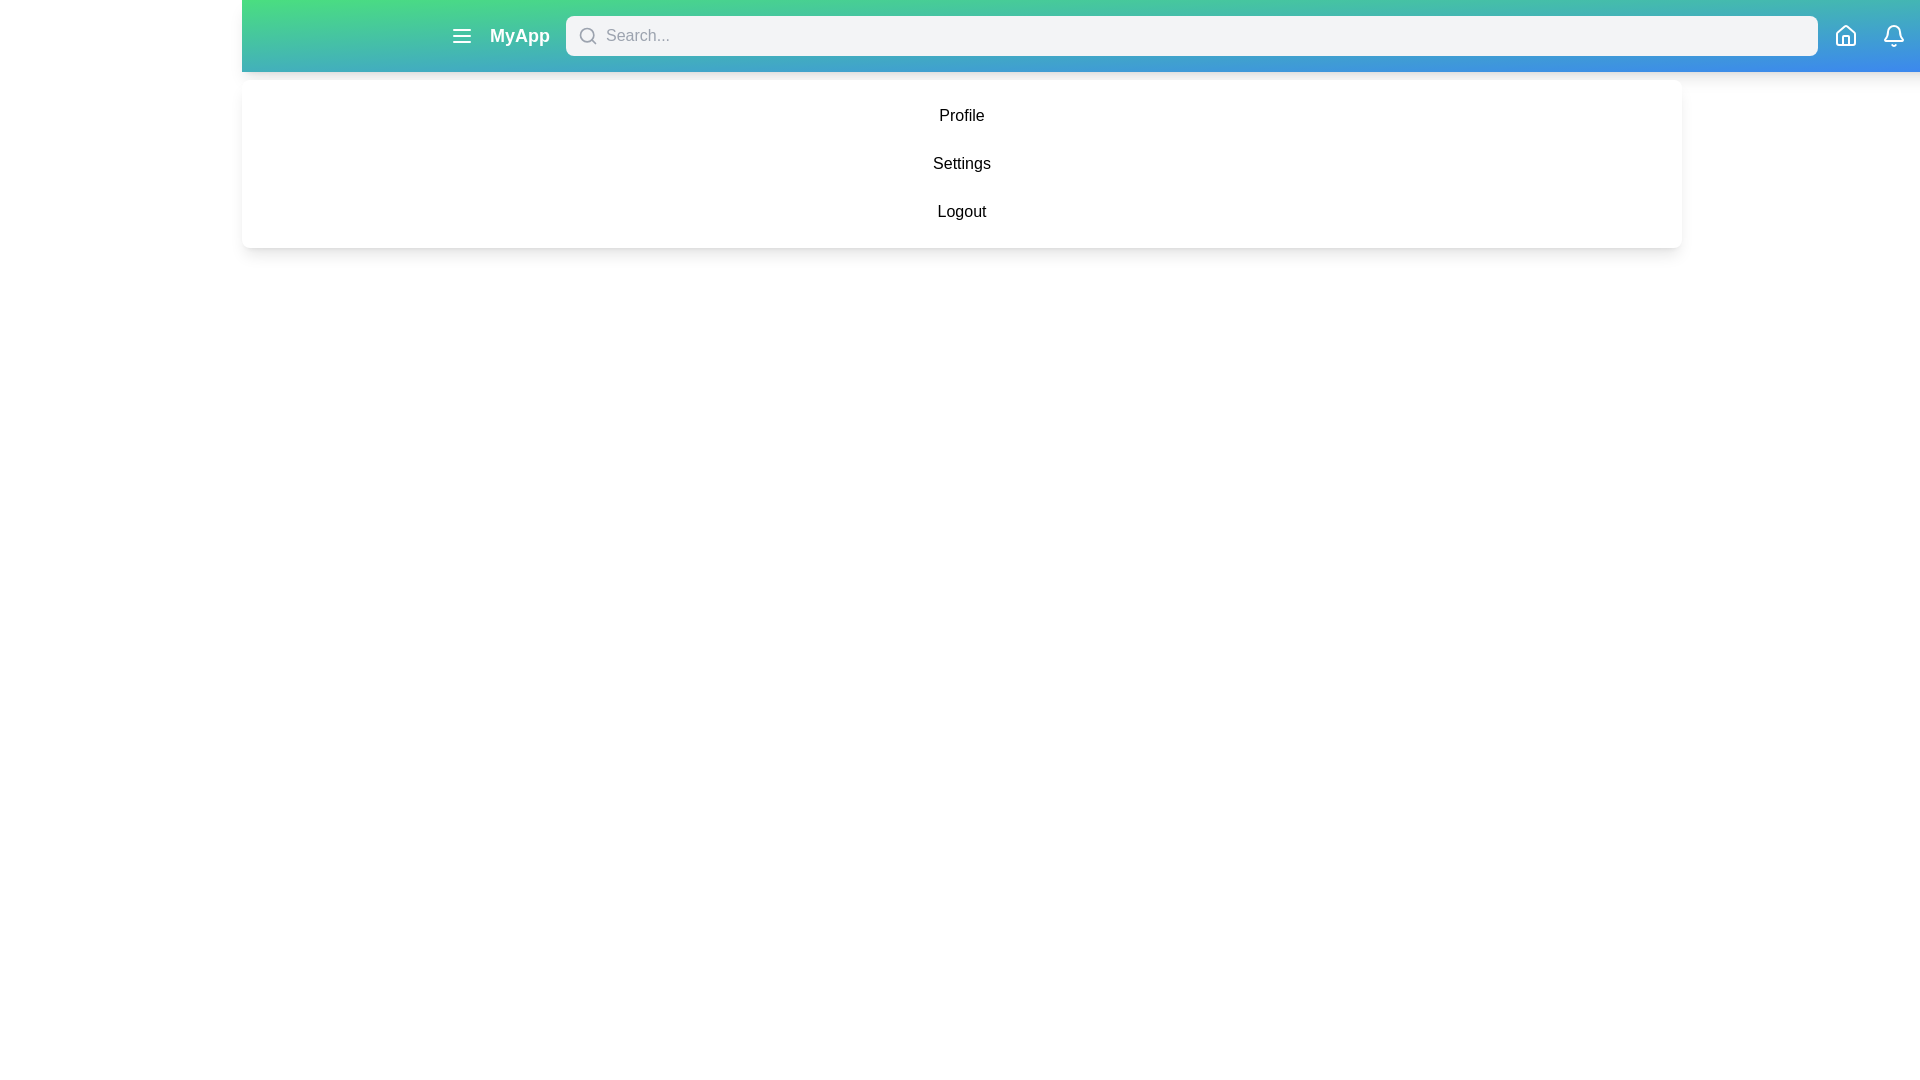 This screenshot has width=1920, height=1080. What do you see at coordinates (961, 163) in the screenshot?
I see `the 'Settings' menu item, which is the second item in a vertical list of three menu items` at bounding box center [961, 163].